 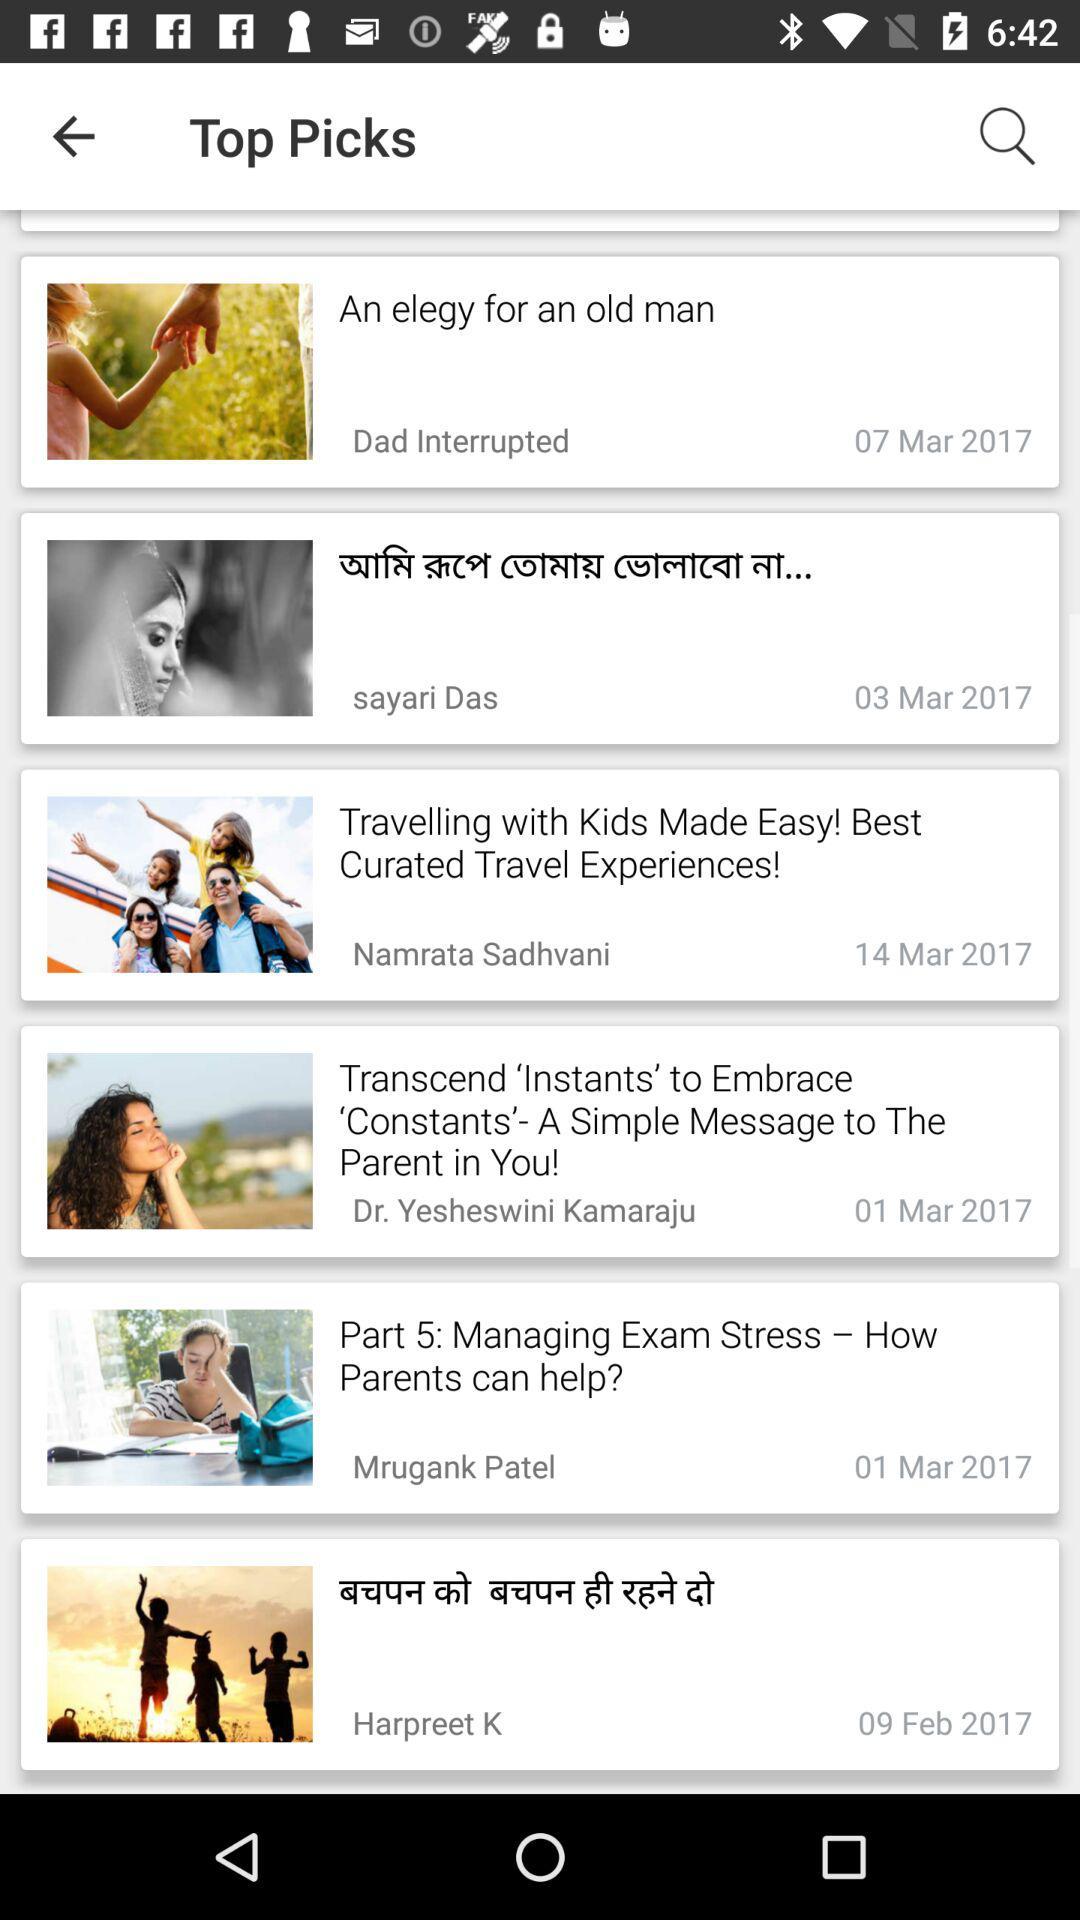 What do you see at coordinates (454, 1460) in the screenshot?
I see `the icon next to 01 mar 2017 icon` at bounding box center [454, 1460].